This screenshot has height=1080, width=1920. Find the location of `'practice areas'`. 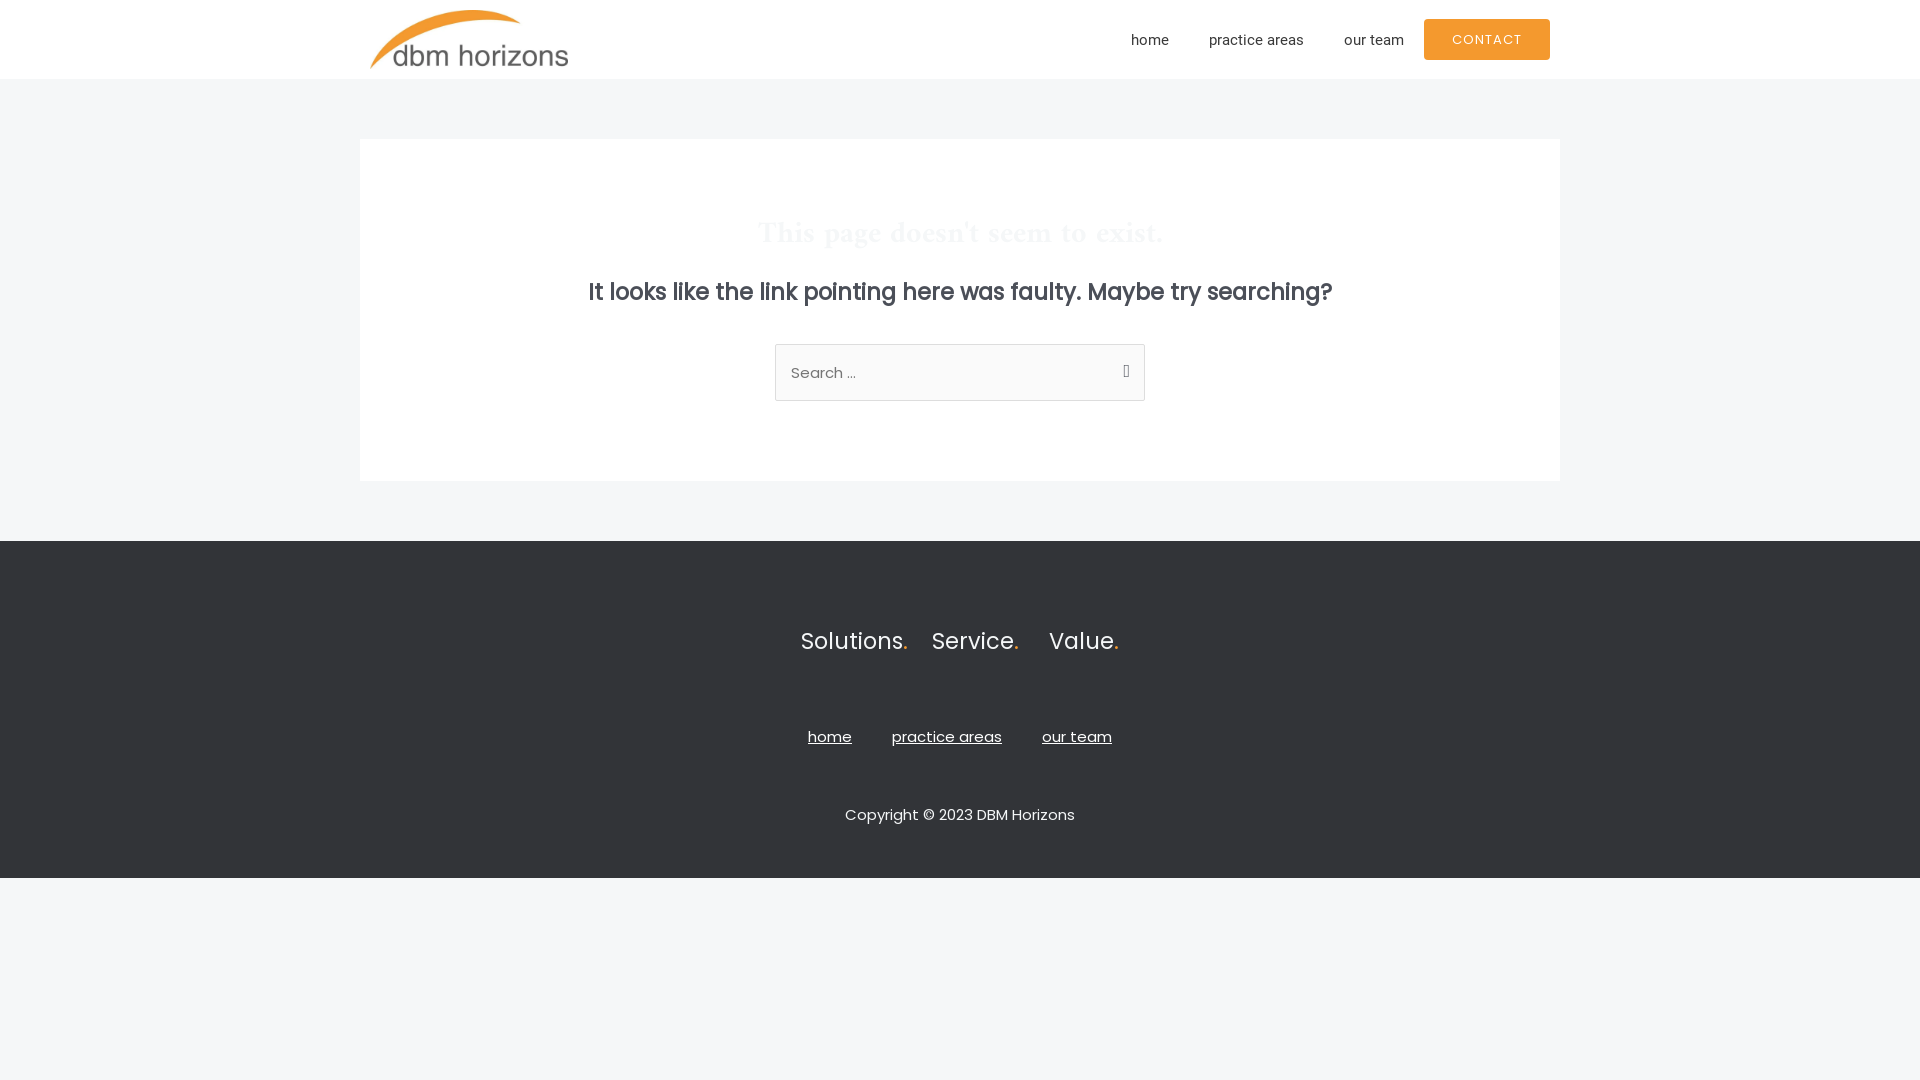

'practice areas' is located at coordinates (1255, 39).